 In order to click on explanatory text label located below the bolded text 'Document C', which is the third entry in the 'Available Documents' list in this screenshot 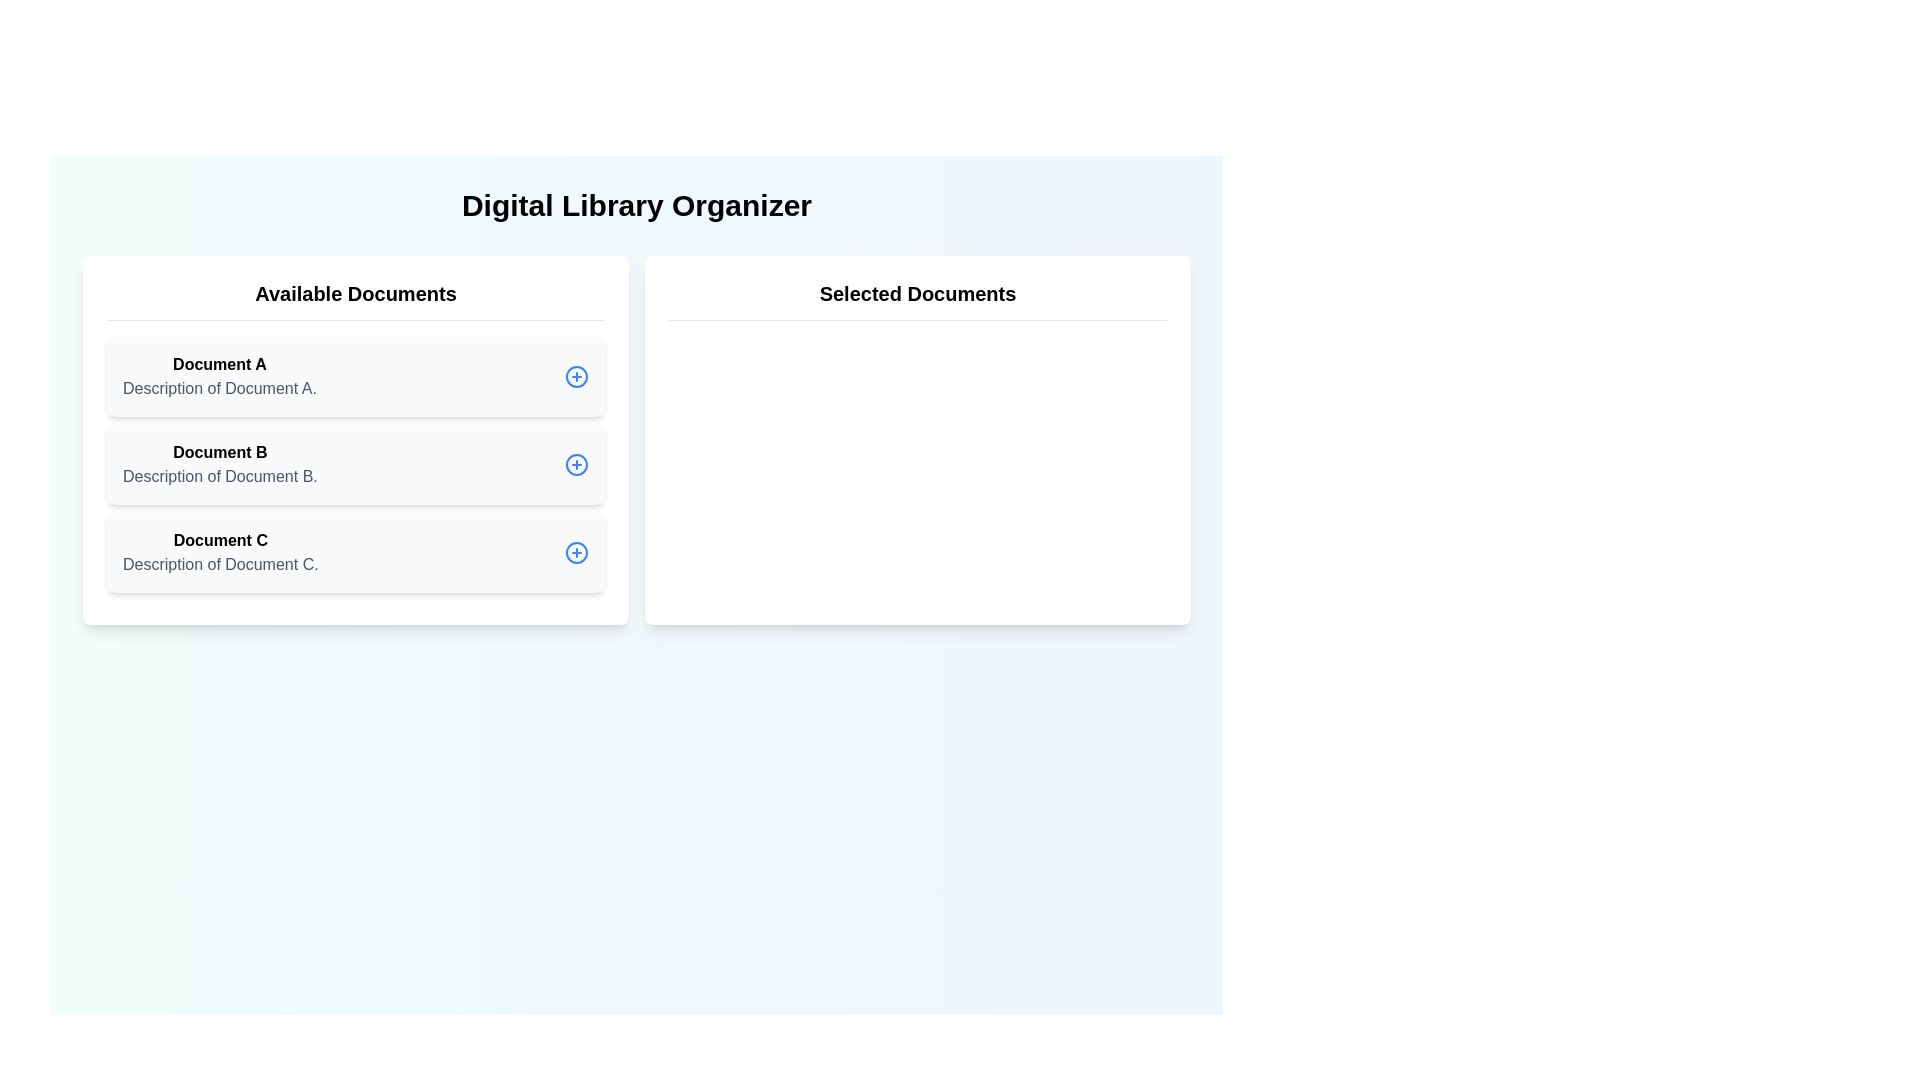, I will do `click(220, 564)`.